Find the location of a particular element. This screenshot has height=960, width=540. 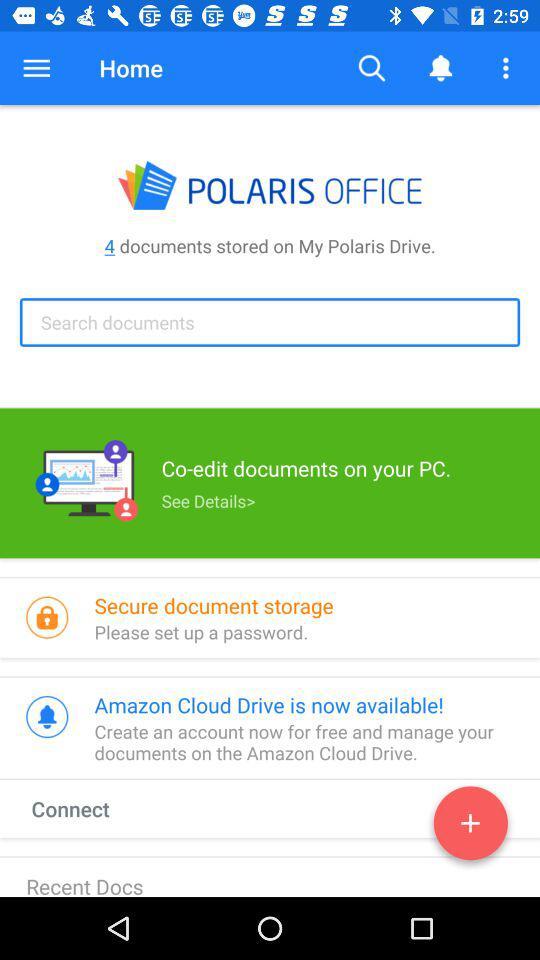

item to the right of connect icon is located at coordinates (470, 827).